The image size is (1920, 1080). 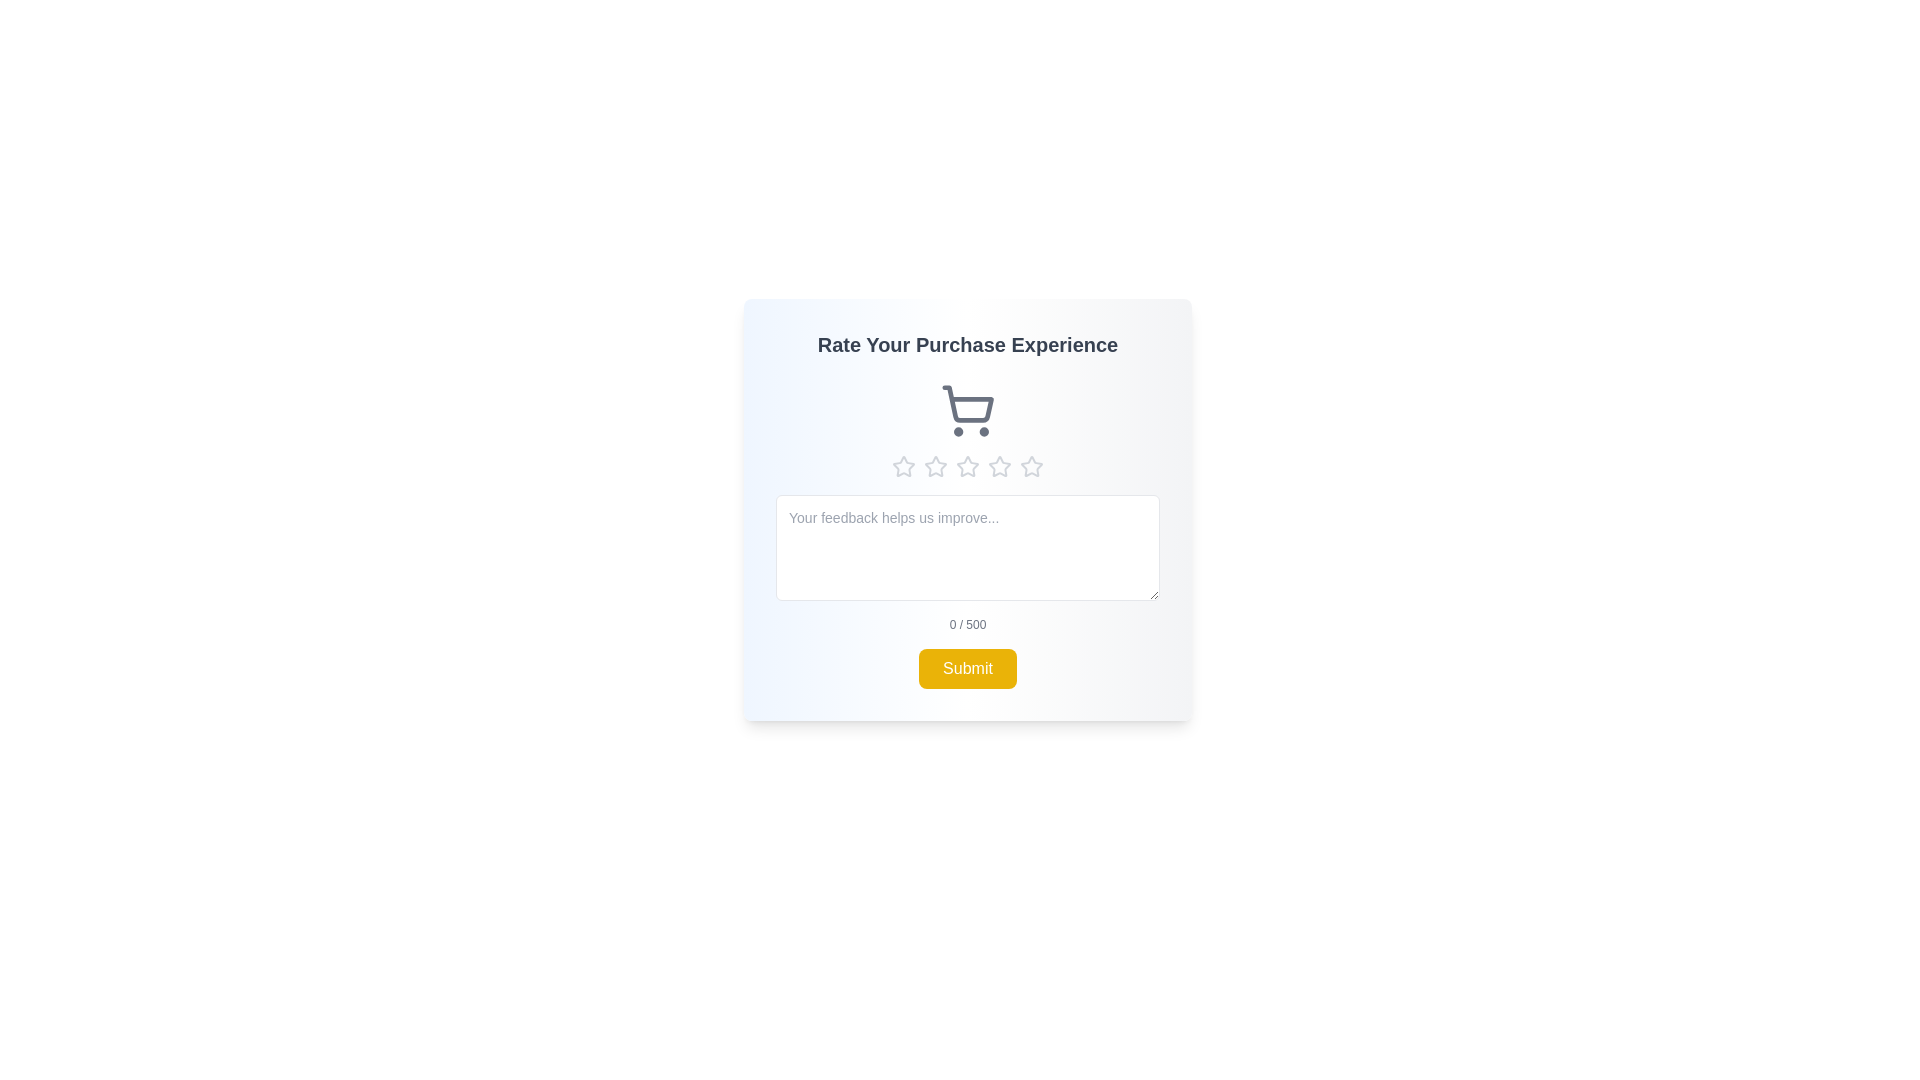 What do you see at coordinates (999, 466) in the screenshot?
I see `the star corresponding to the desired rating of 4` at bounding box center [999, 466].